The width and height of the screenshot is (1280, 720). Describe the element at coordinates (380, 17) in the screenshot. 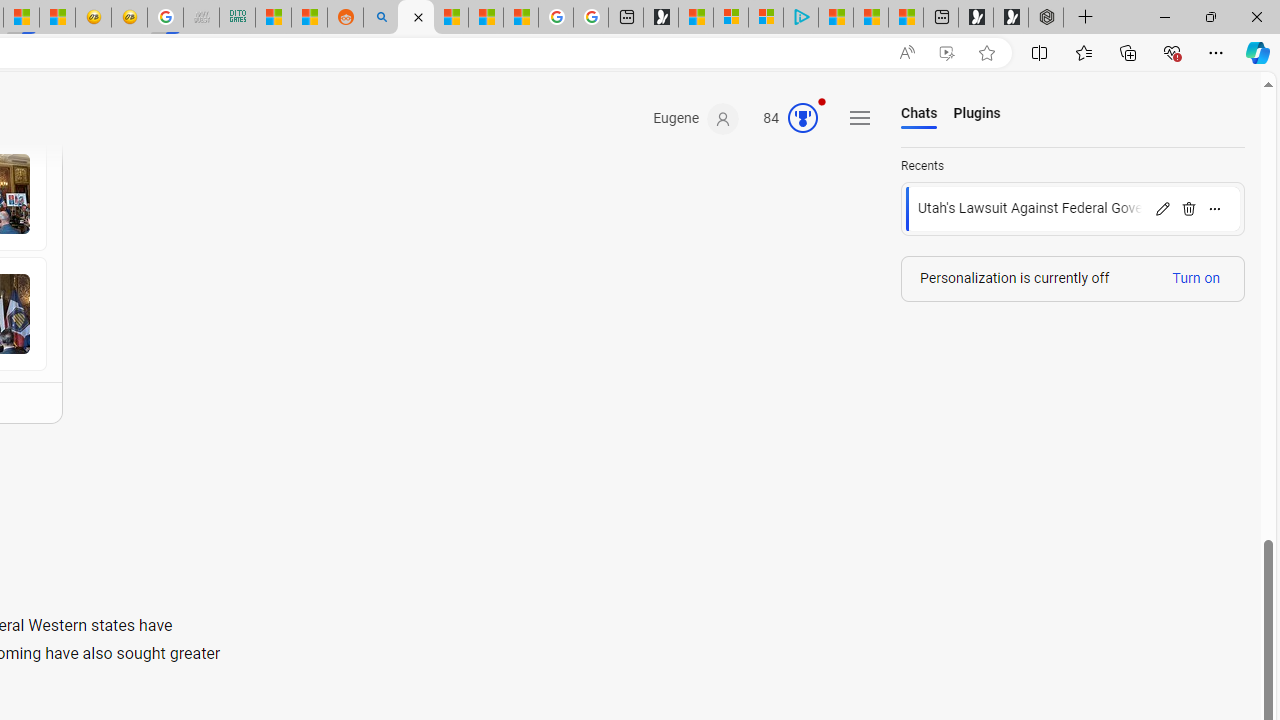

I see `'Utah sues federal government - Search'` at that location.